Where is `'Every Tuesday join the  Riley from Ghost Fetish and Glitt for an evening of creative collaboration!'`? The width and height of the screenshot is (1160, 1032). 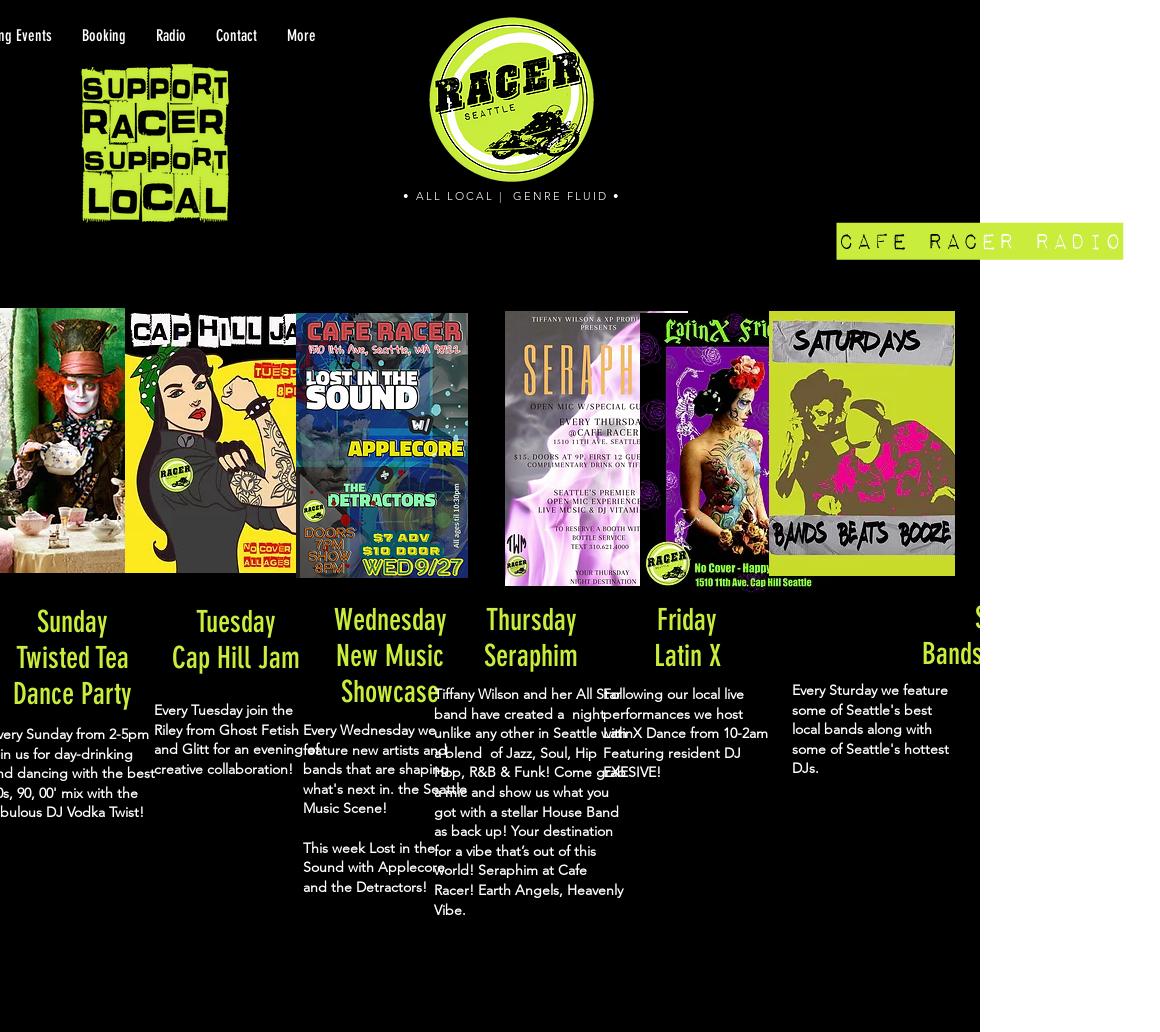 'Every Tuesday join the  Riley from Ghost Fetish and Glitt for an evening of creative collaboration!' is located at coordinates (235, 738).